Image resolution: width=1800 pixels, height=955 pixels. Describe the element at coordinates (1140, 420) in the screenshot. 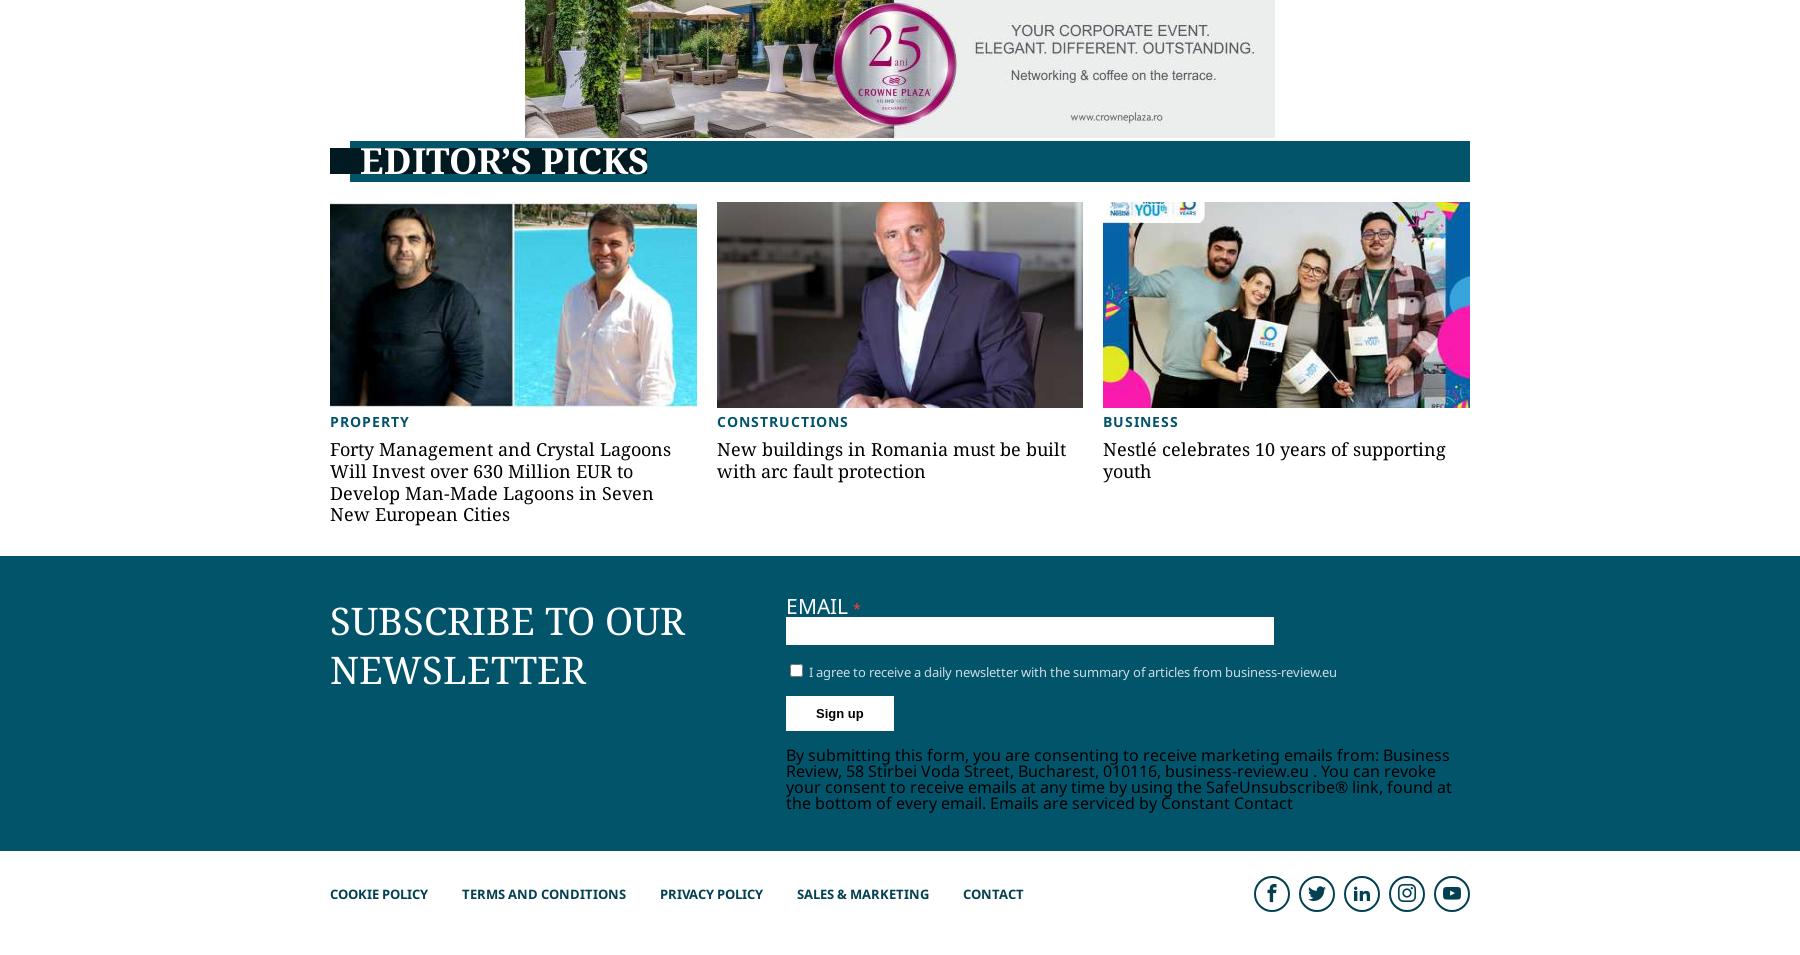

I see `'Business'` at that location.